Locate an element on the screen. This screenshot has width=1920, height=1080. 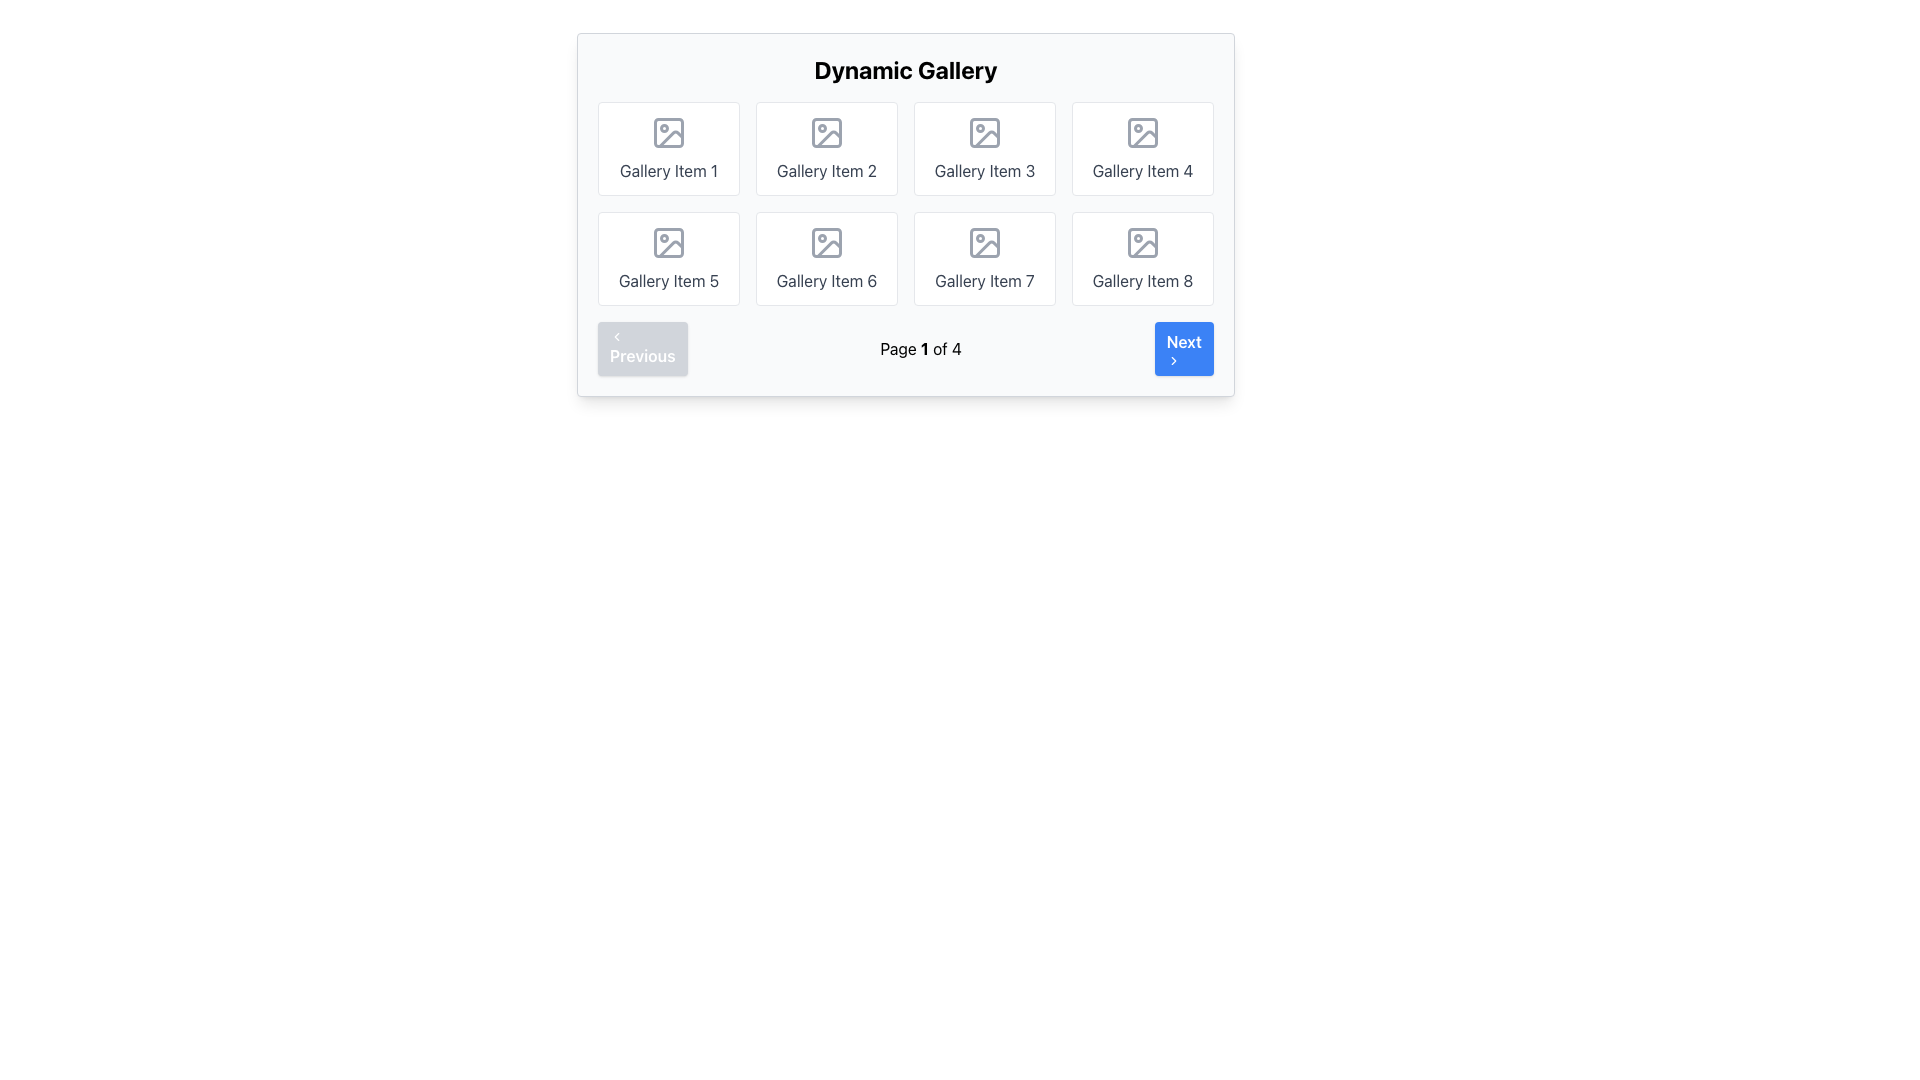
the first card element labeled 'Gallery Item 1' in the gallery grid is located at coordinates (668, 148).